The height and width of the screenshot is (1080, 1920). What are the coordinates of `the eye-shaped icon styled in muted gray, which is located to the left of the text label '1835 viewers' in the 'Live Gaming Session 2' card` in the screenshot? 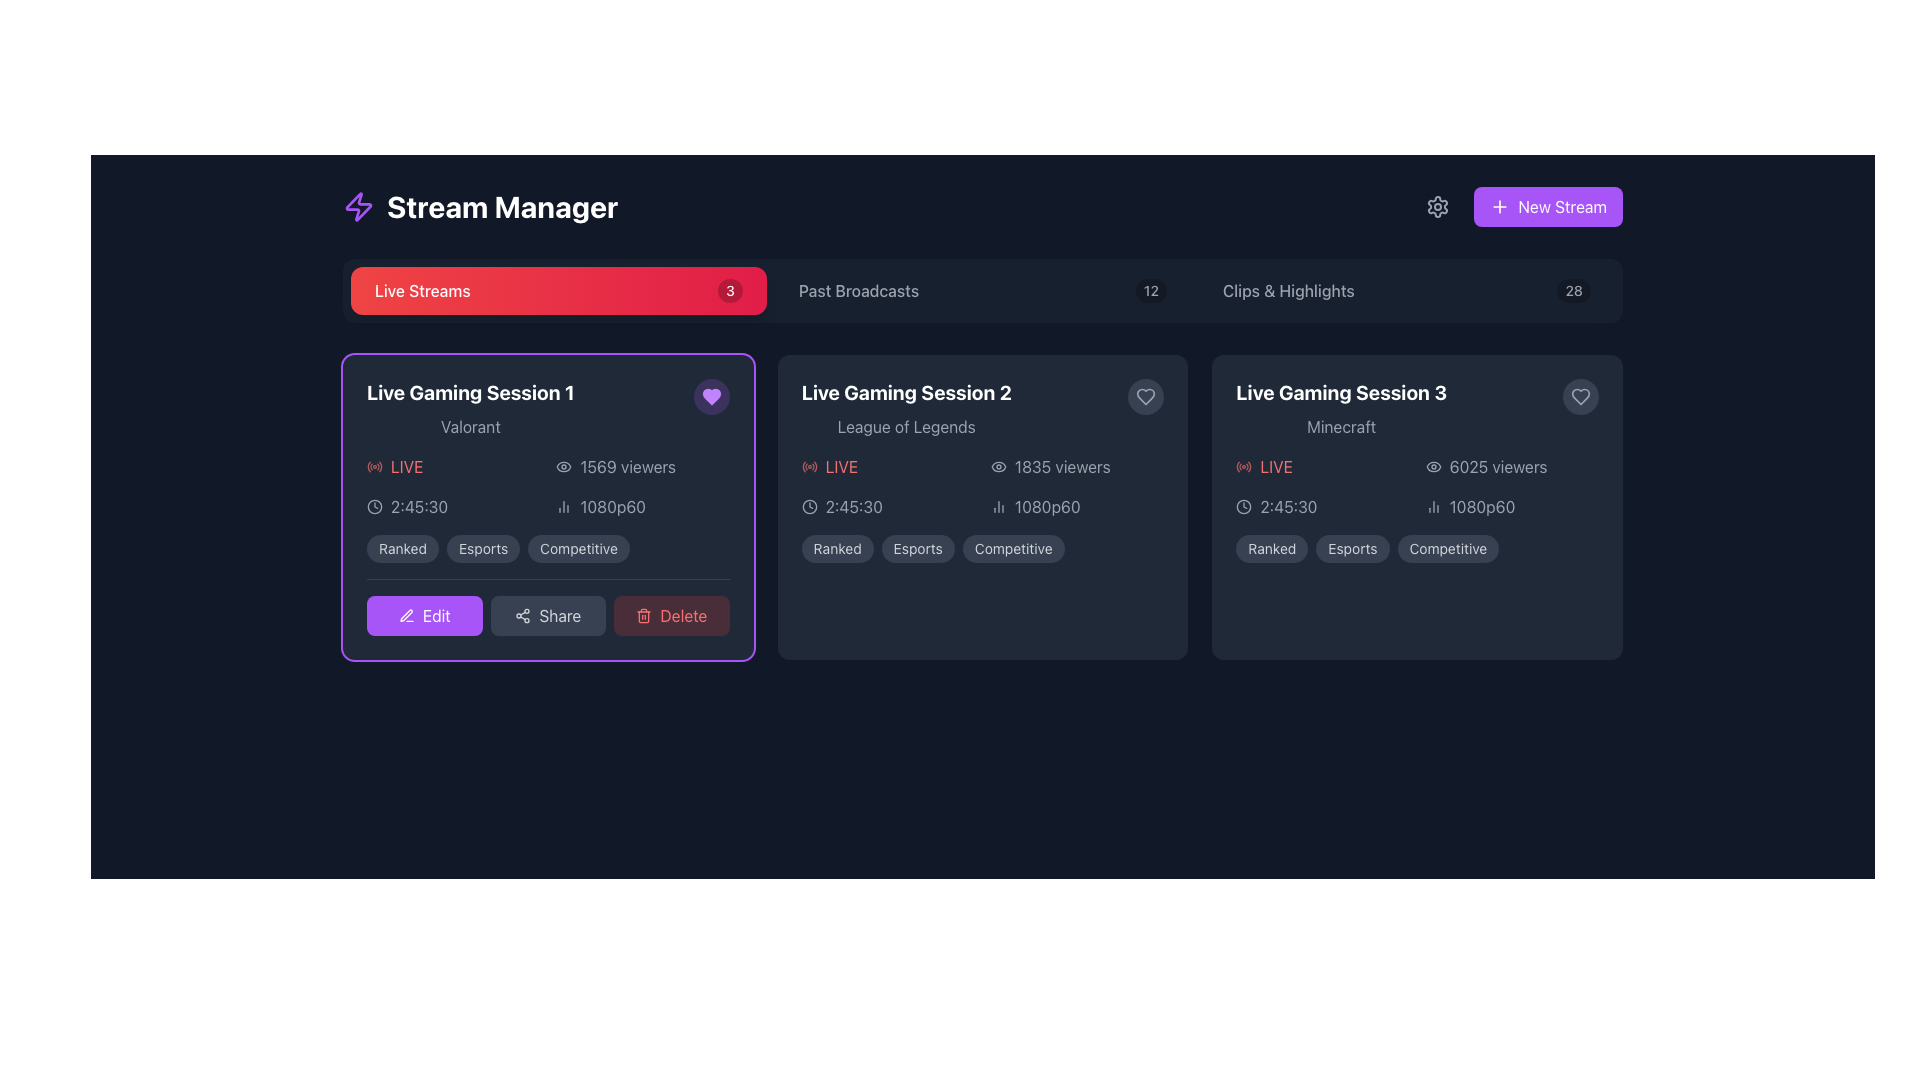 It's located at (998, 466).